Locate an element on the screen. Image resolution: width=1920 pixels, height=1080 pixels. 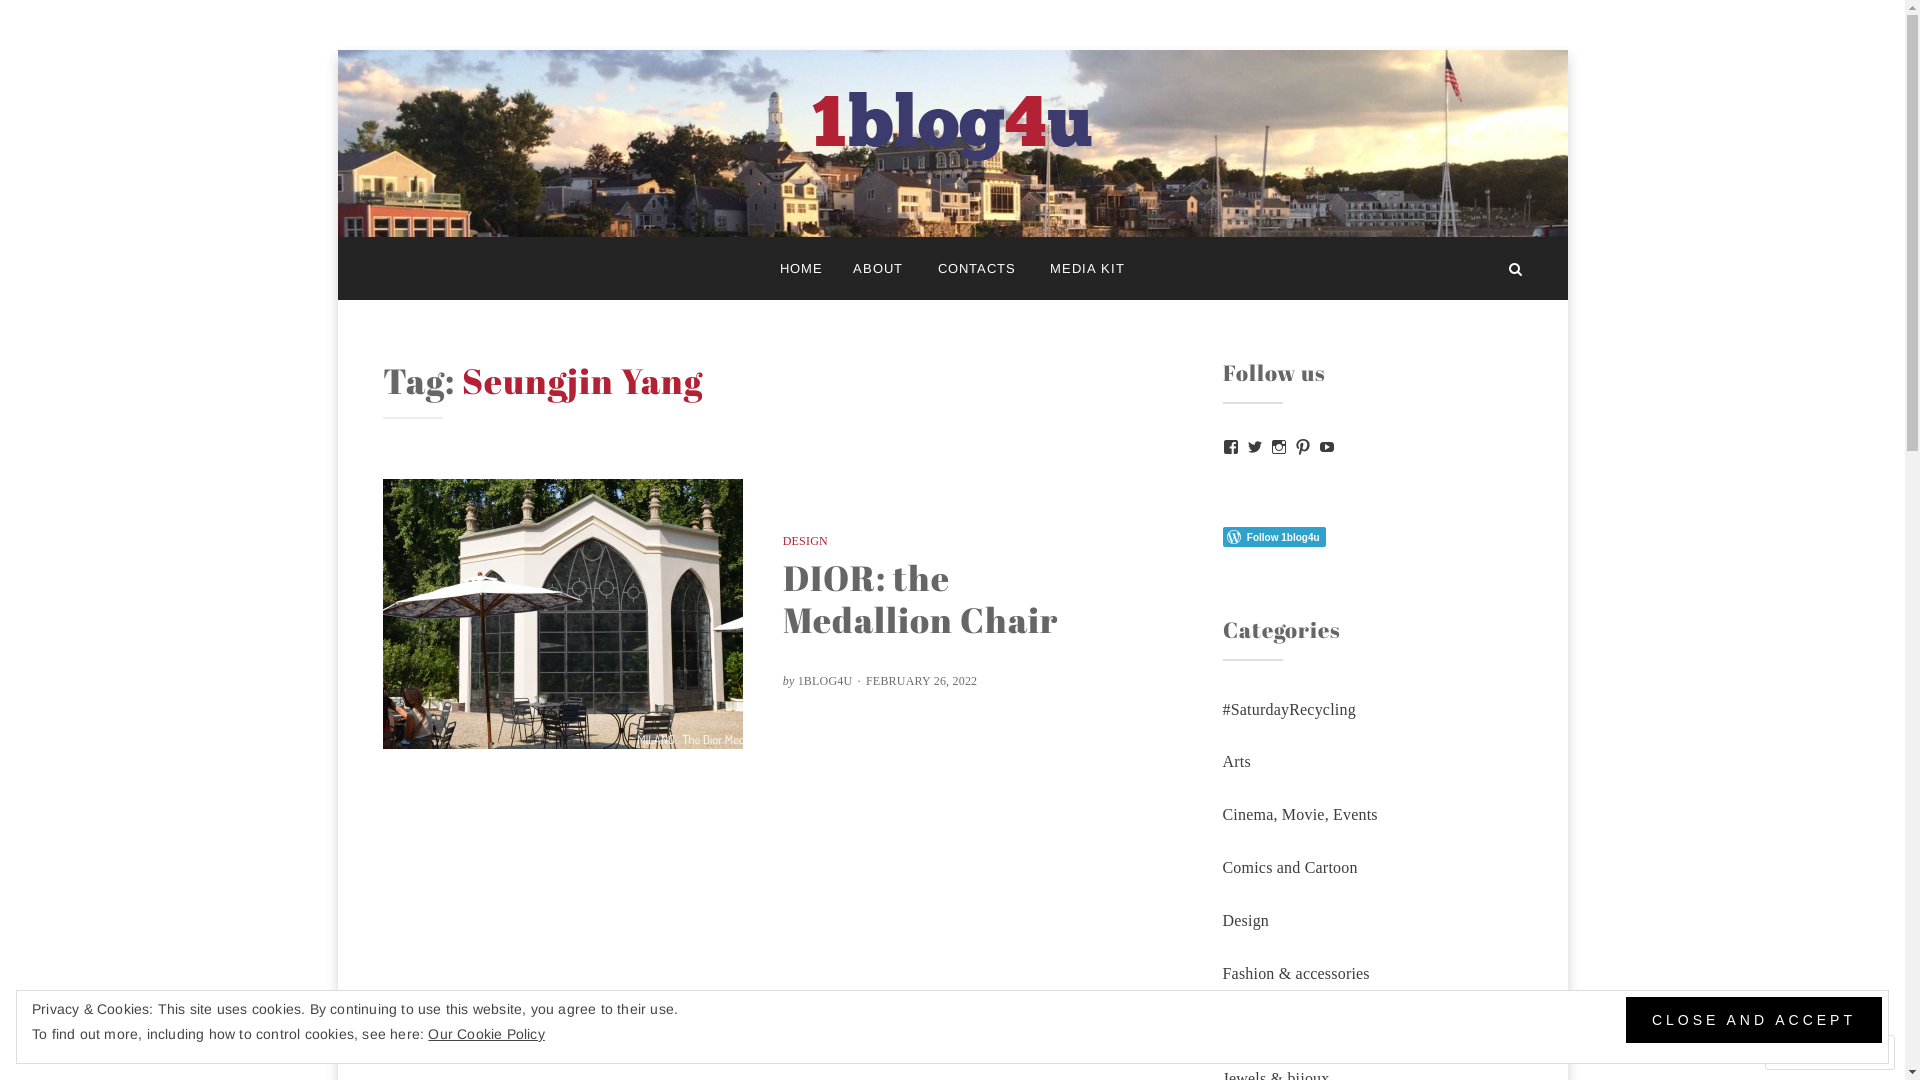
'Fashion & accessories' is located at coordinates (1295, 972).